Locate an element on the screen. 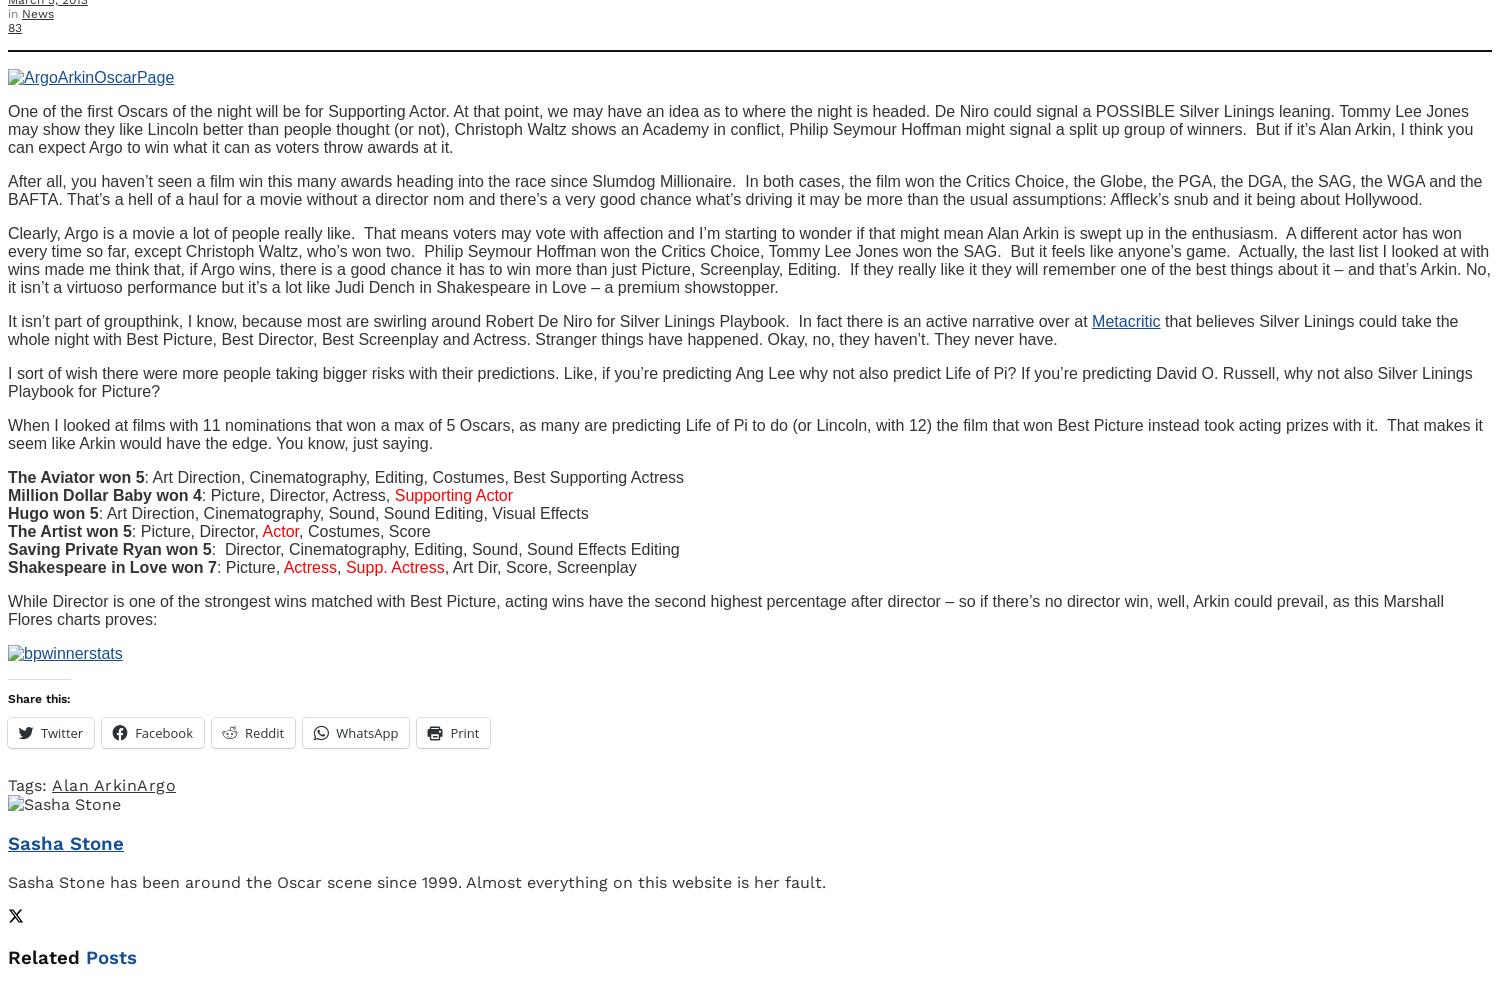 Image resolution: width=1500 pixels, height=992 pixels. 'I sort of wish there were more people taking bigger risks with their predictions. Like, if you’re predicting Ang Lee why not also predict Life of Pi? If you’re predicting David O. Russell, why not also Silver Linings Playbook for Picture?' is located at coordinates (738, 381).